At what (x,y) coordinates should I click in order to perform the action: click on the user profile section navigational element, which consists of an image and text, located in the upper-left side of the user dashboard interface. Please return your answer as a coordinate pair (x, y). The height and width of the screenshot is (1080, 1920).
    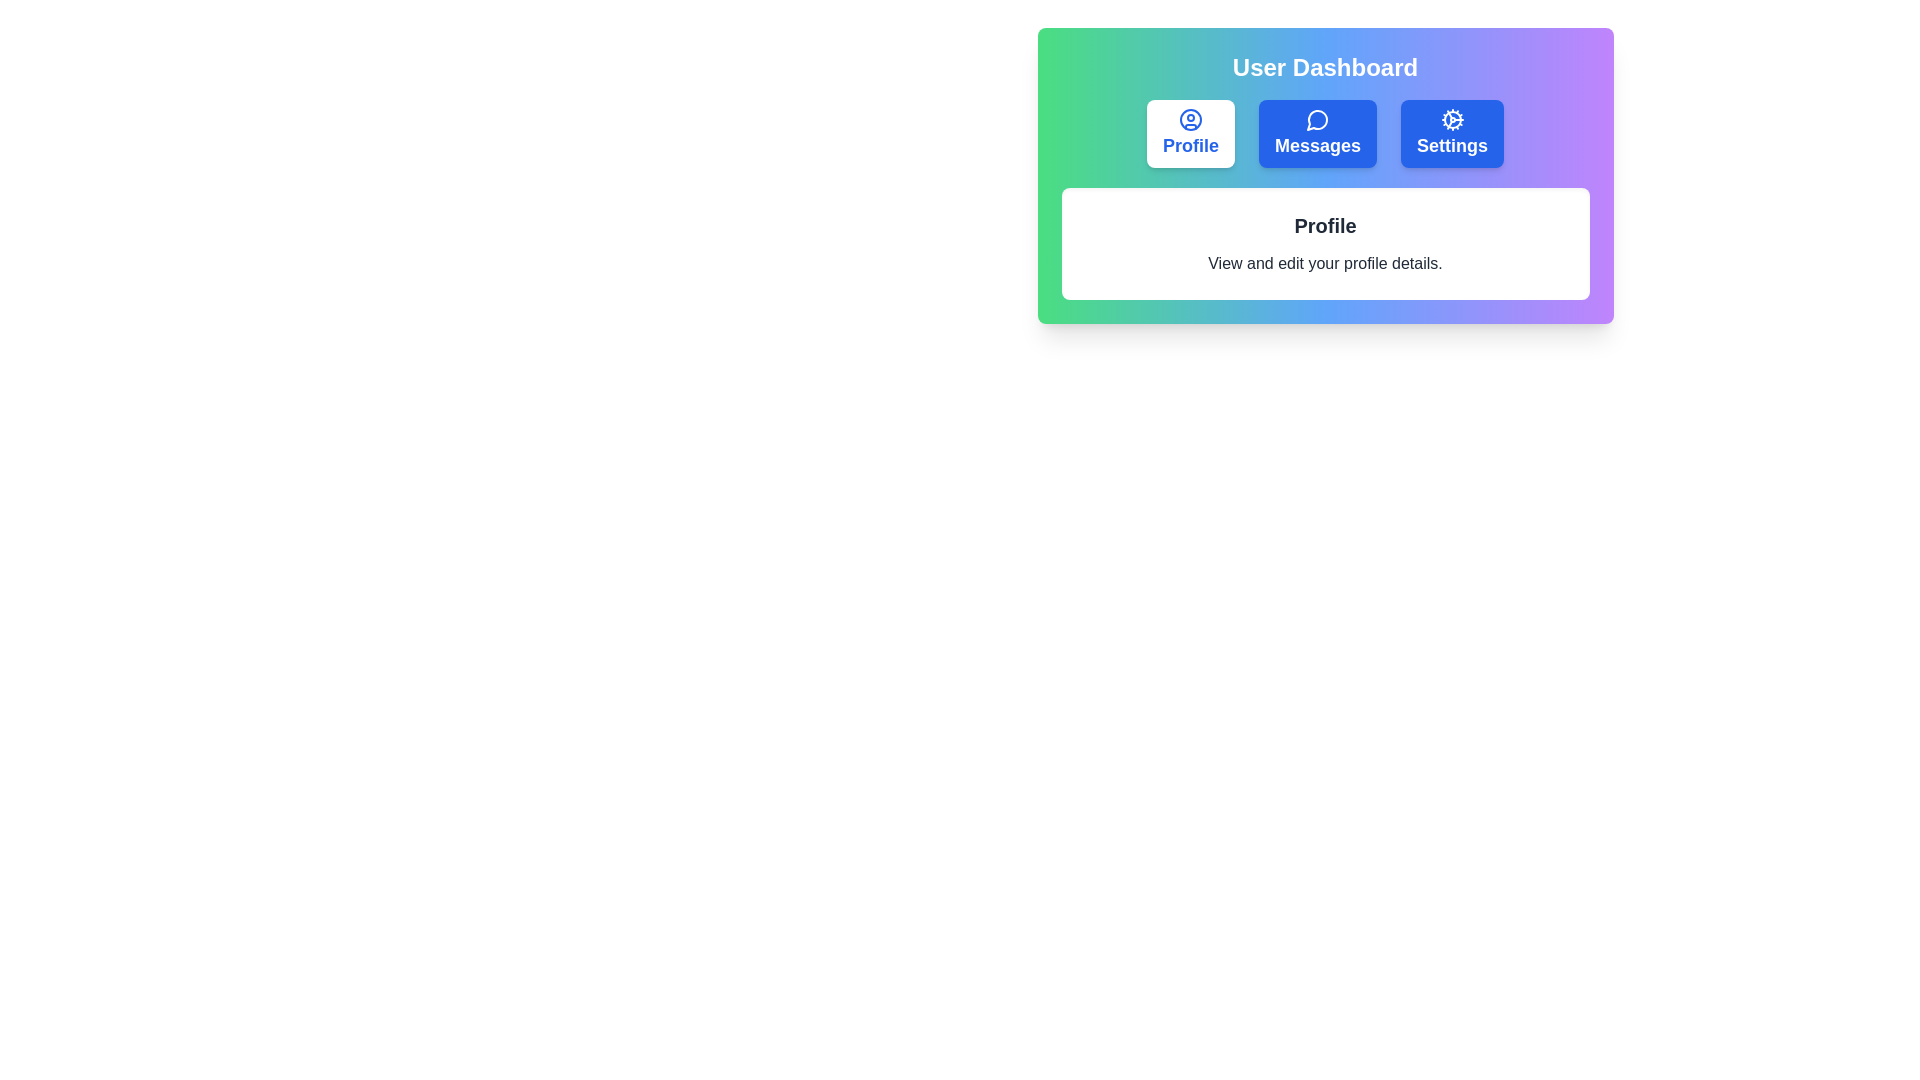
    Looking at the image, I should click on (1190, 134).